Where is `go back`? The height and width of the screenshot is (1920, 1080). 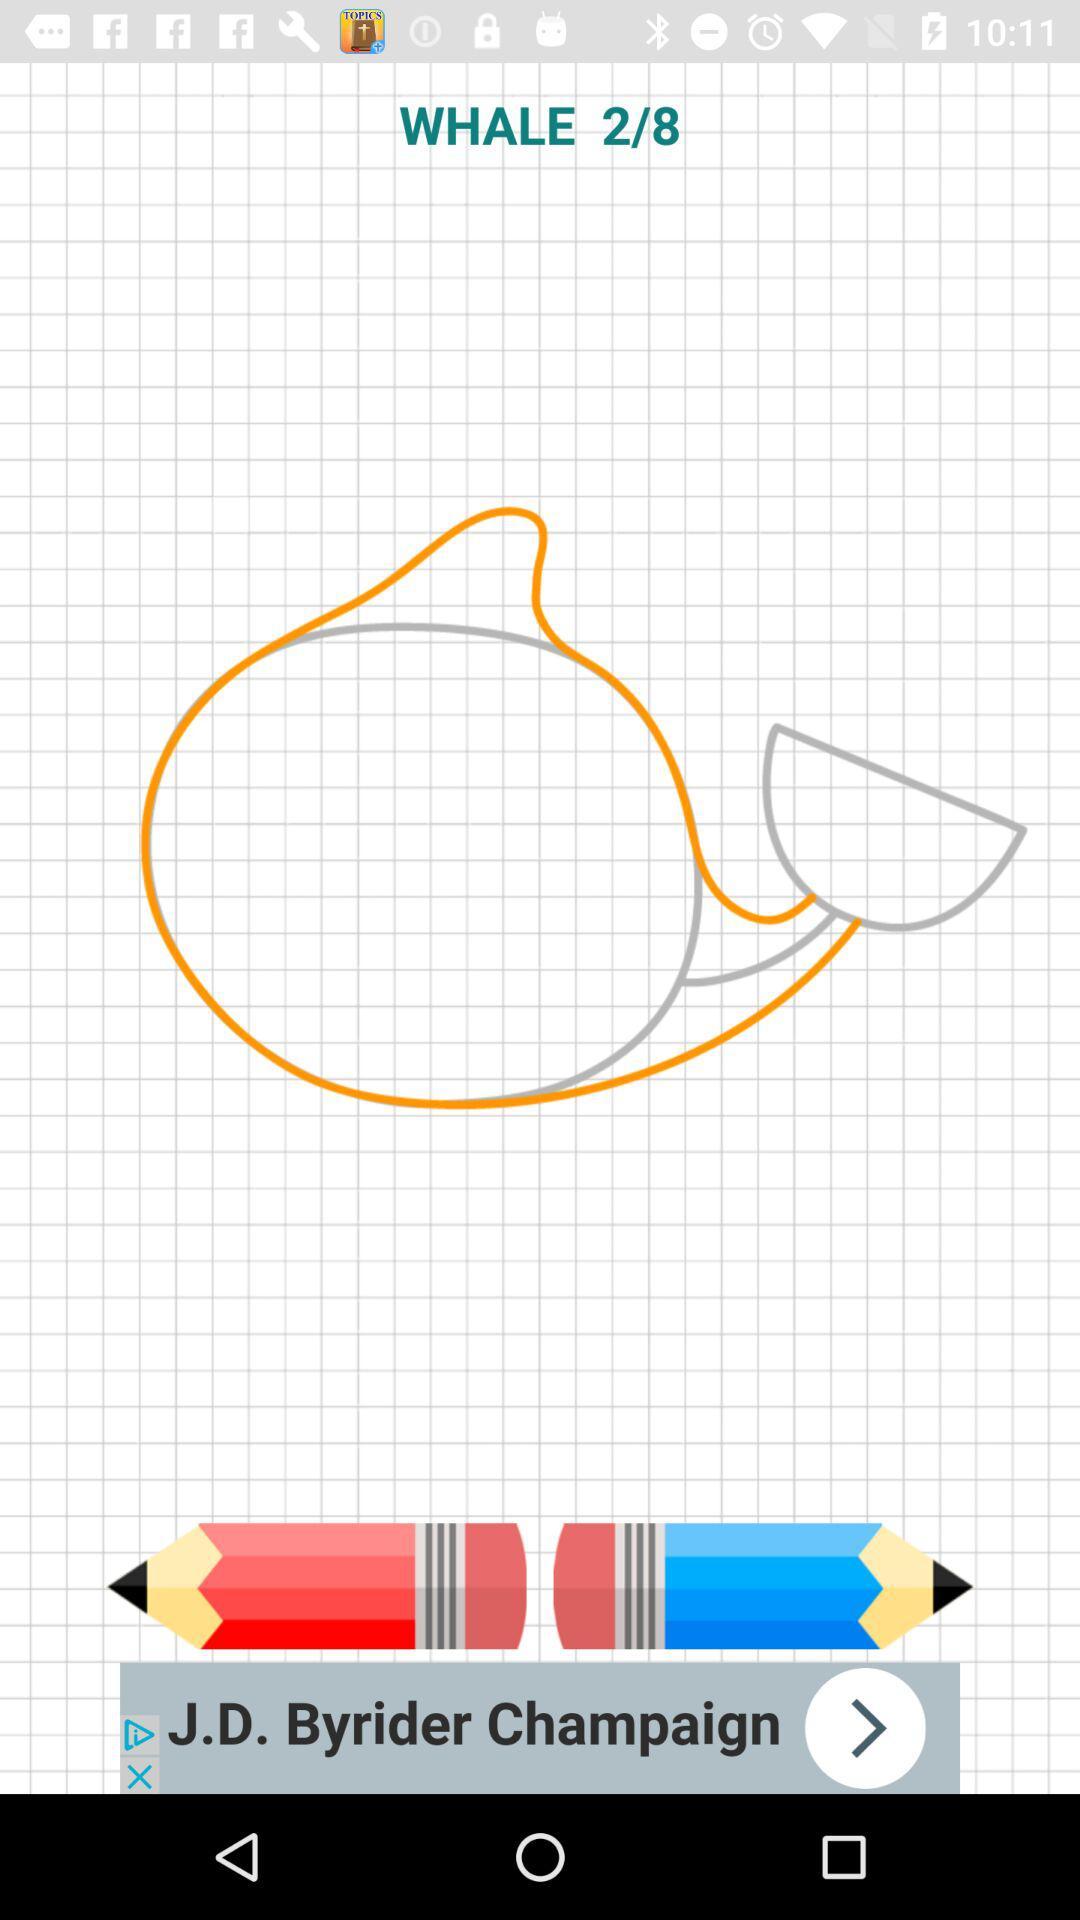
go back is located at coordinates (315, 1585).